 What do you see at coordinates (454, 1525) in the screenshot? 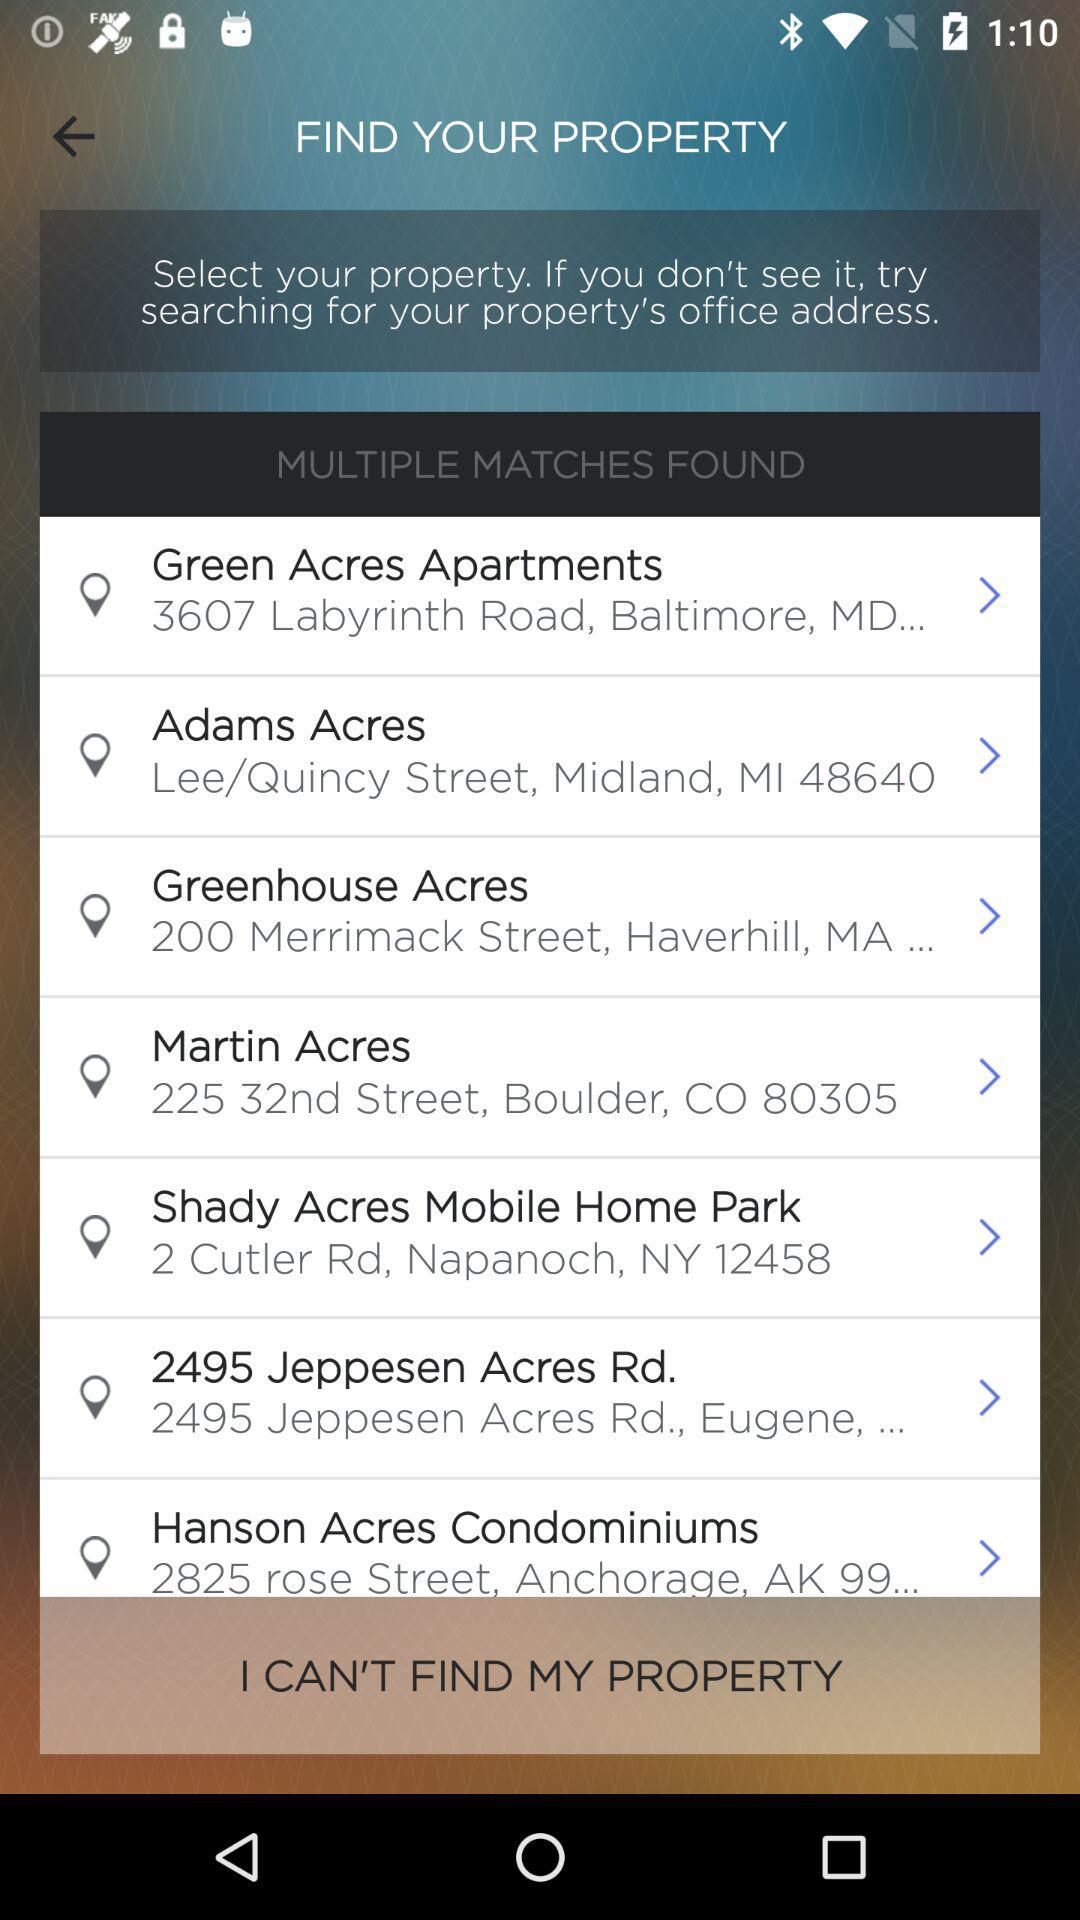
I see `item above 2825 rose street icon` at bounding box center [454, 1525].